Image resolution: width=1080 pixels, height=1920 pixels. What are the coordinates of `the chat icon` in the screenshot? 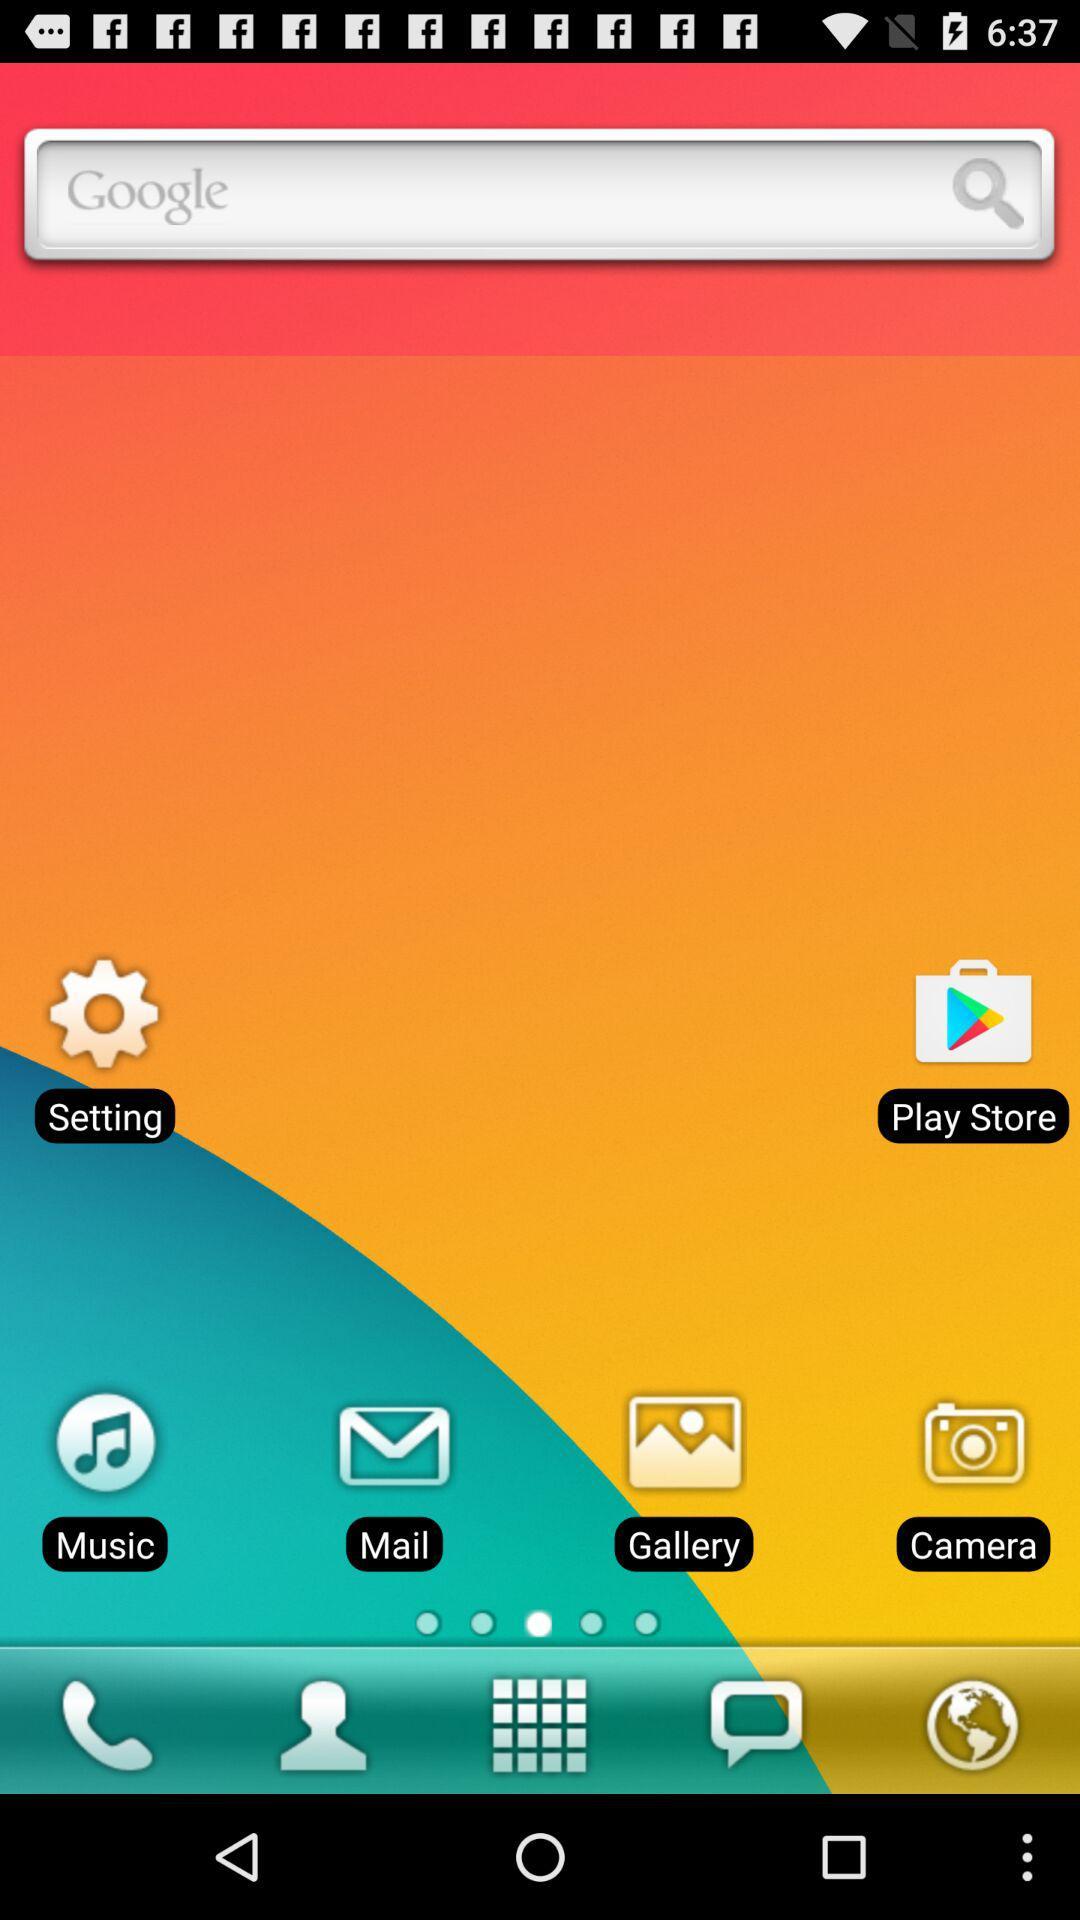 It's located at (756, 1844).